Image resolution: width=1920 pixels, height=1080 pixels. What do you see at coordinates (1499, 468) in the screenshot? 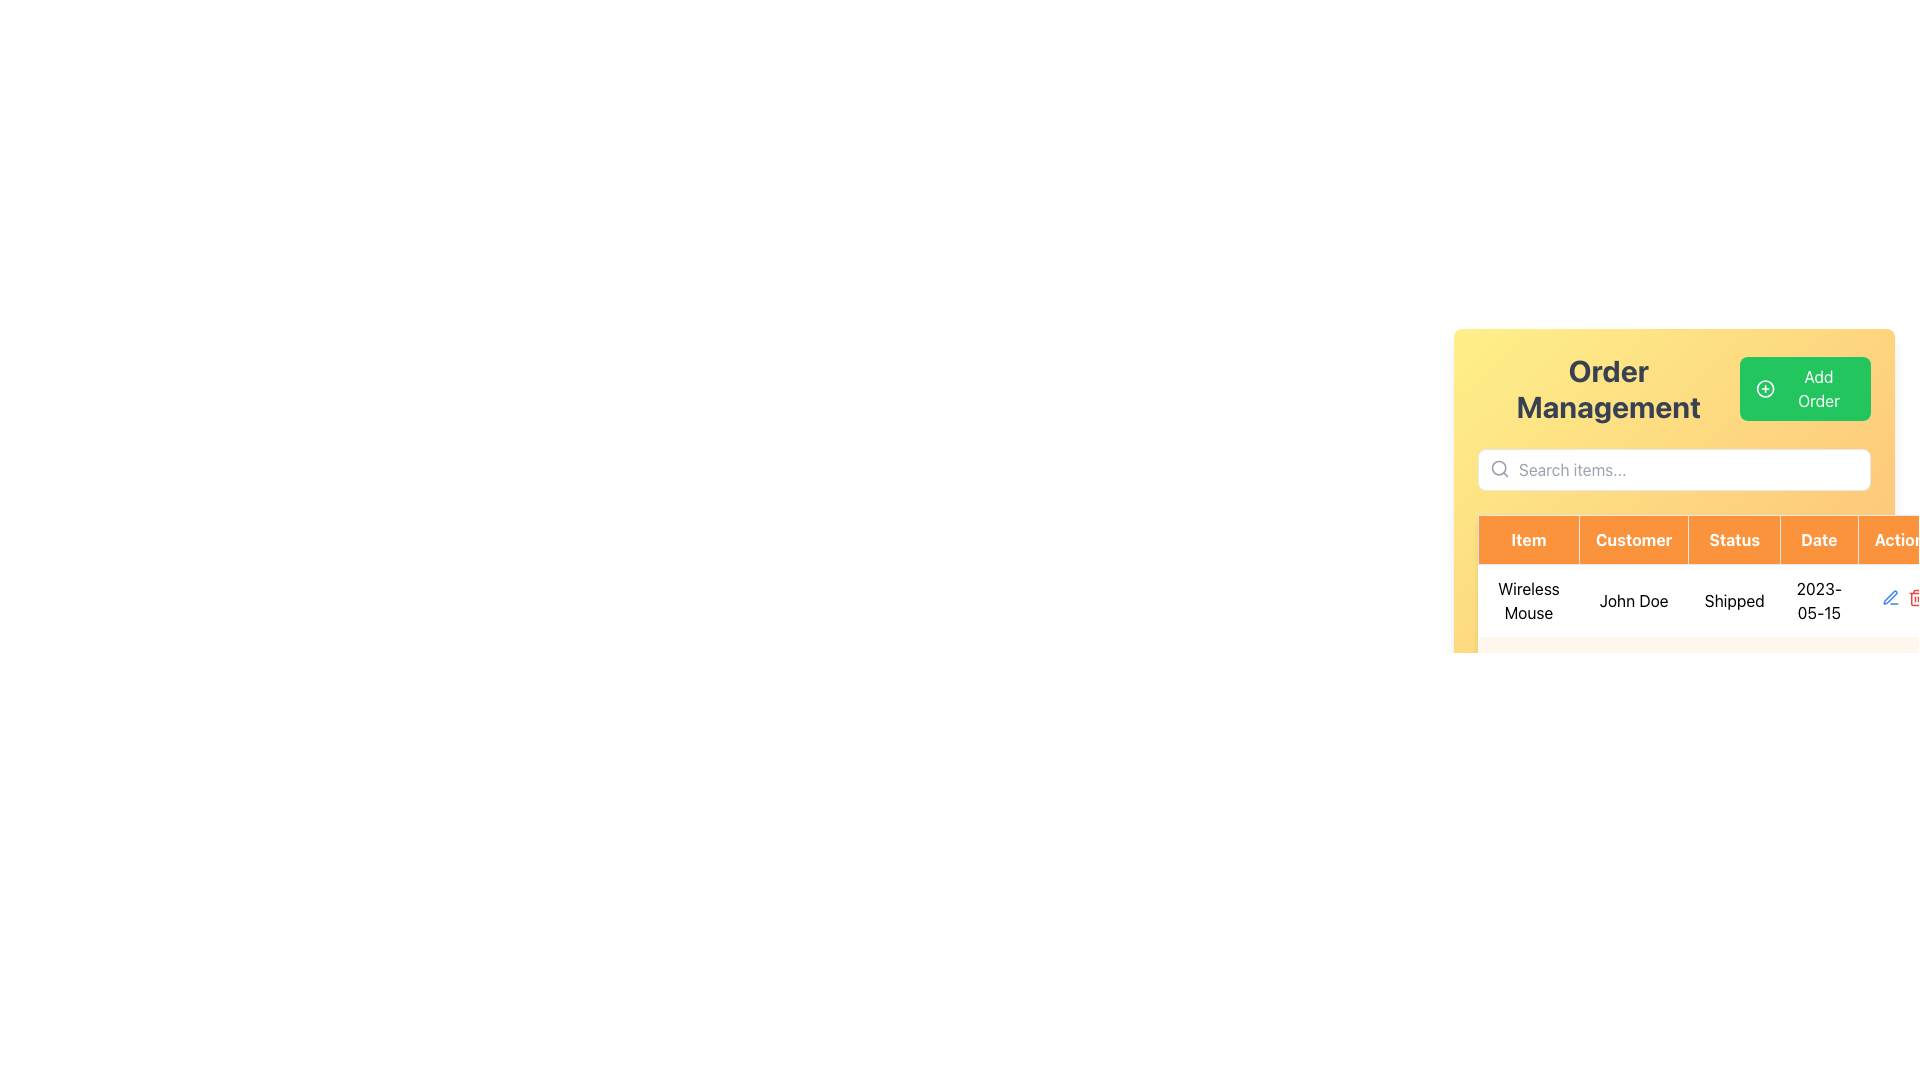
I see `the SVG Circle element that serves as part of the search icon in the 'Order Management' interface, located on the left side of the search input field` at bounding box center [1499, 468].